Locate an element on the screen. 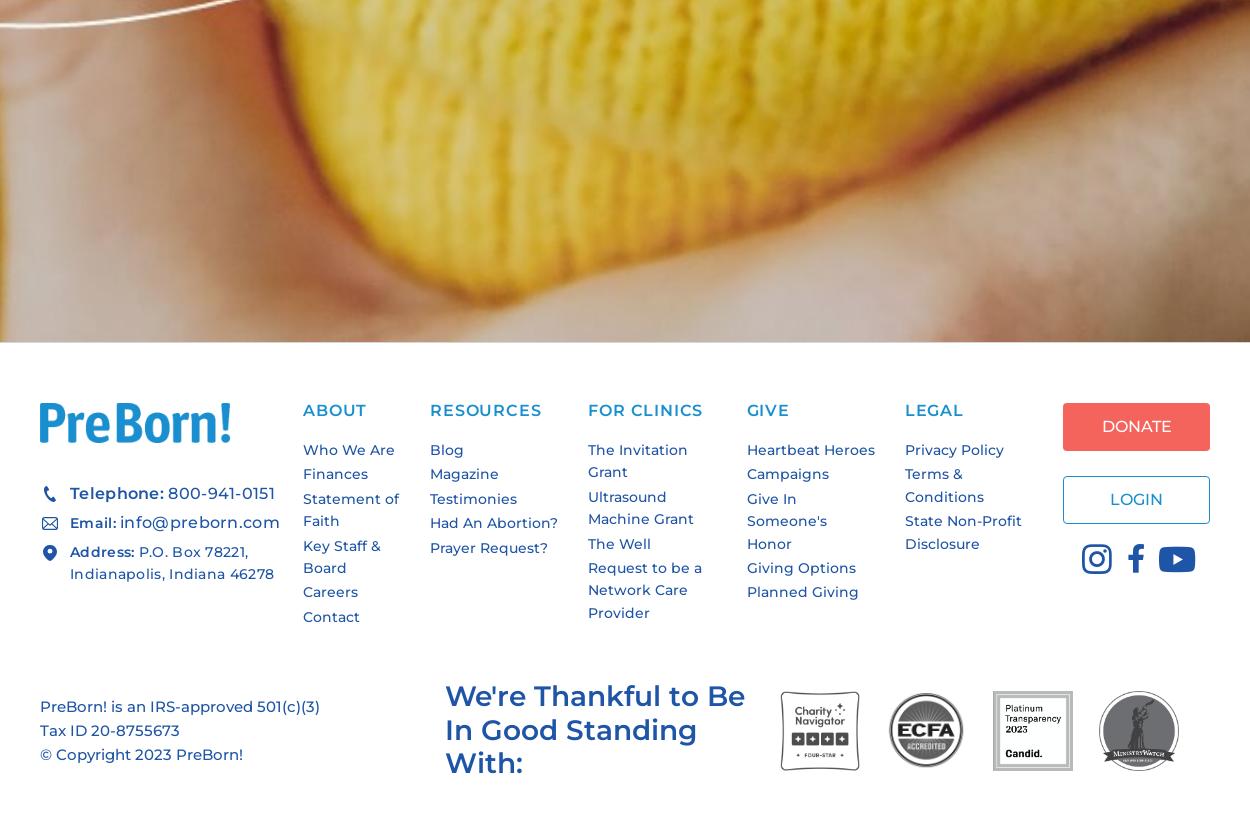 Image resolution: width=1250 pixels, height=829 pixels. 'ABOUT' is located at coordinates (334, 410).